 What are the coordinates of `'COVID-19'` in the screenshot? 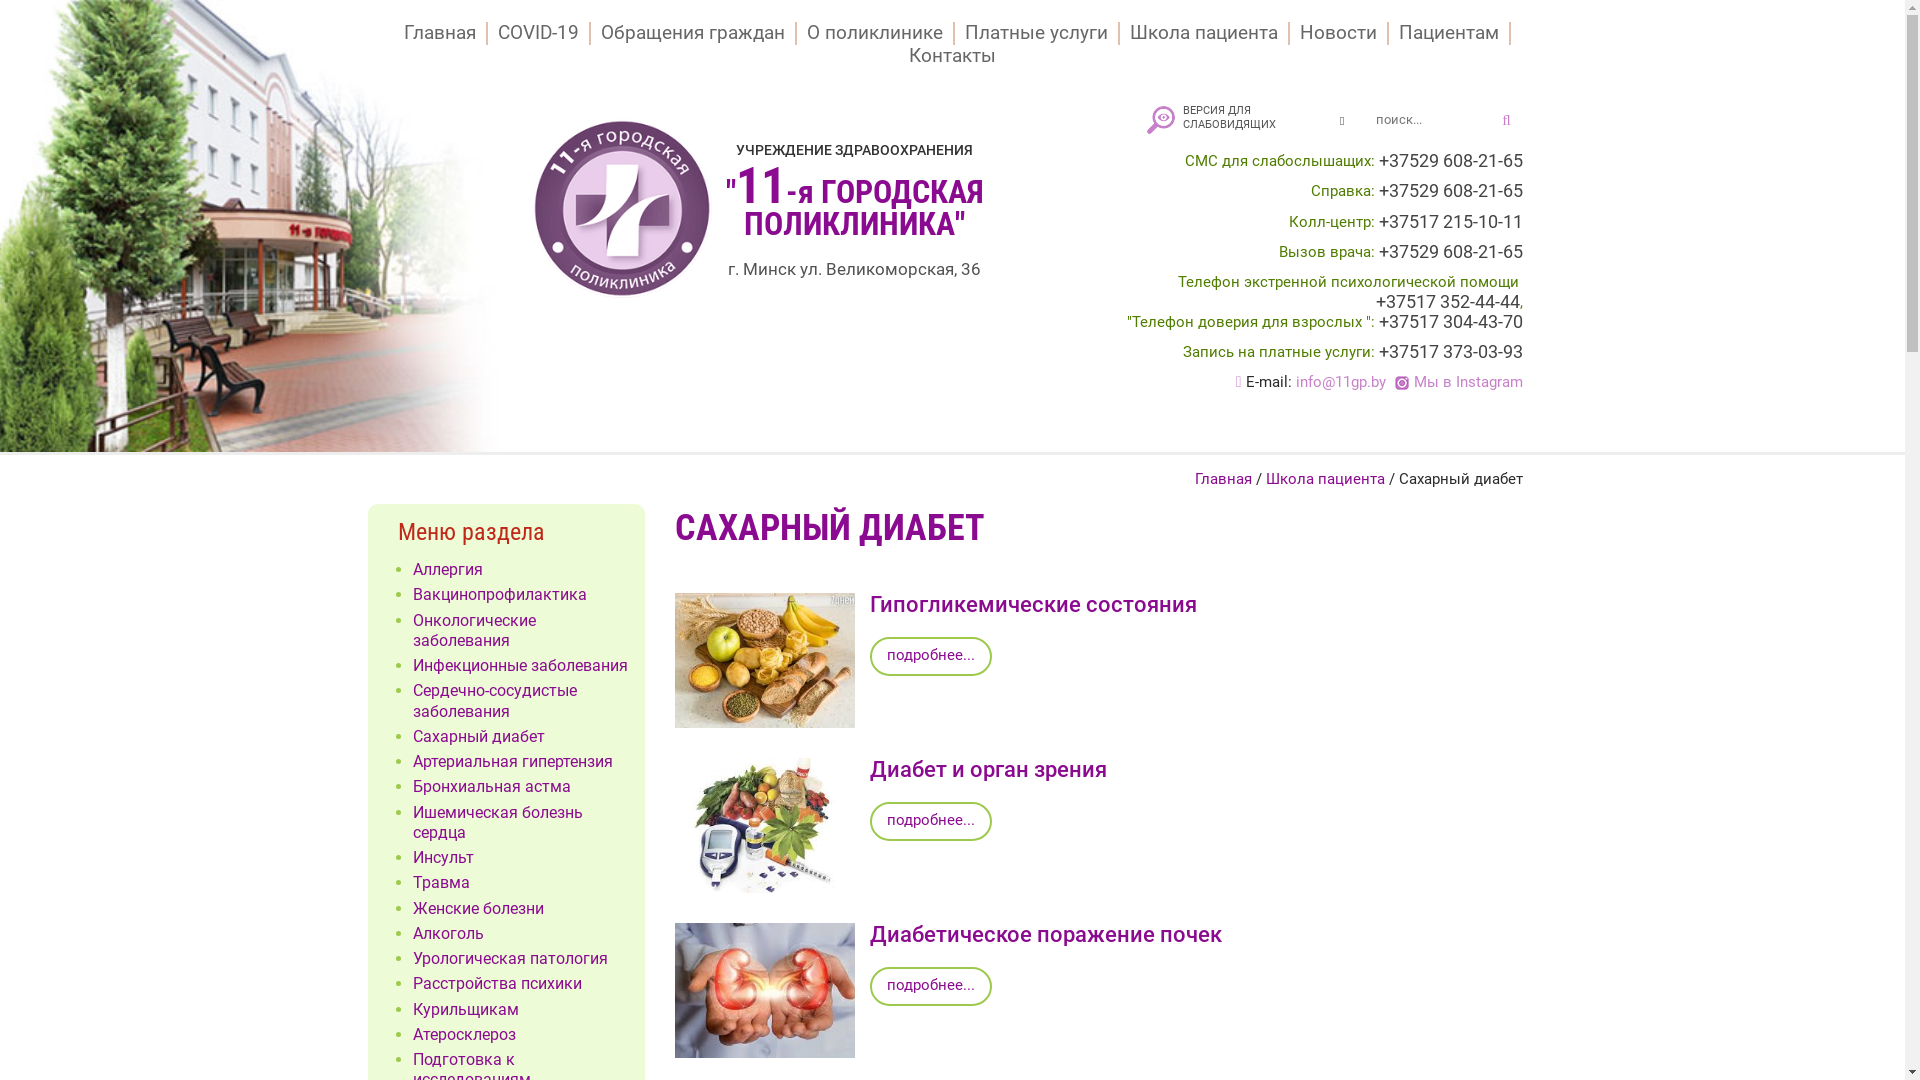 It's located at (539, 33).